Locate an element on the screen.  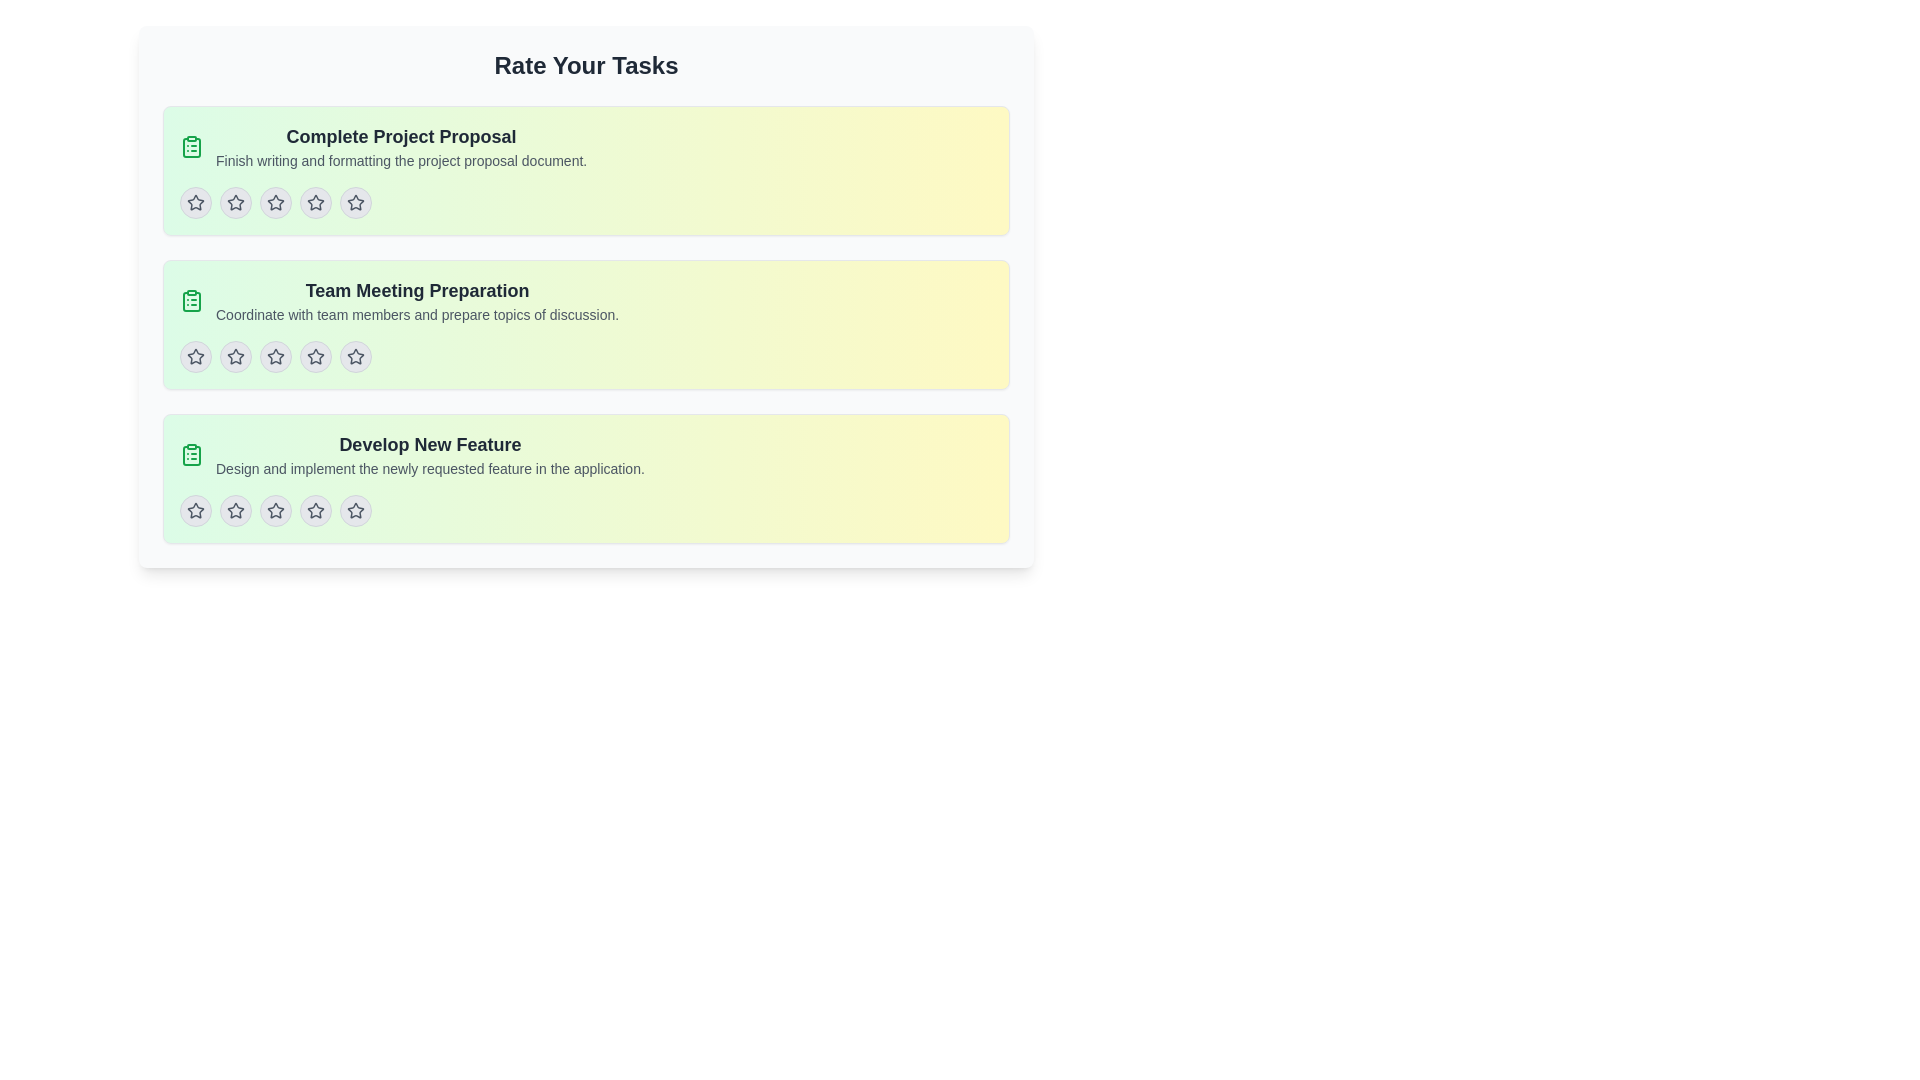
the second star-shaped rating icon, which is part of the rating mechanism for the 'Complete Project Proposal' task is located at coordinates (274, 203).